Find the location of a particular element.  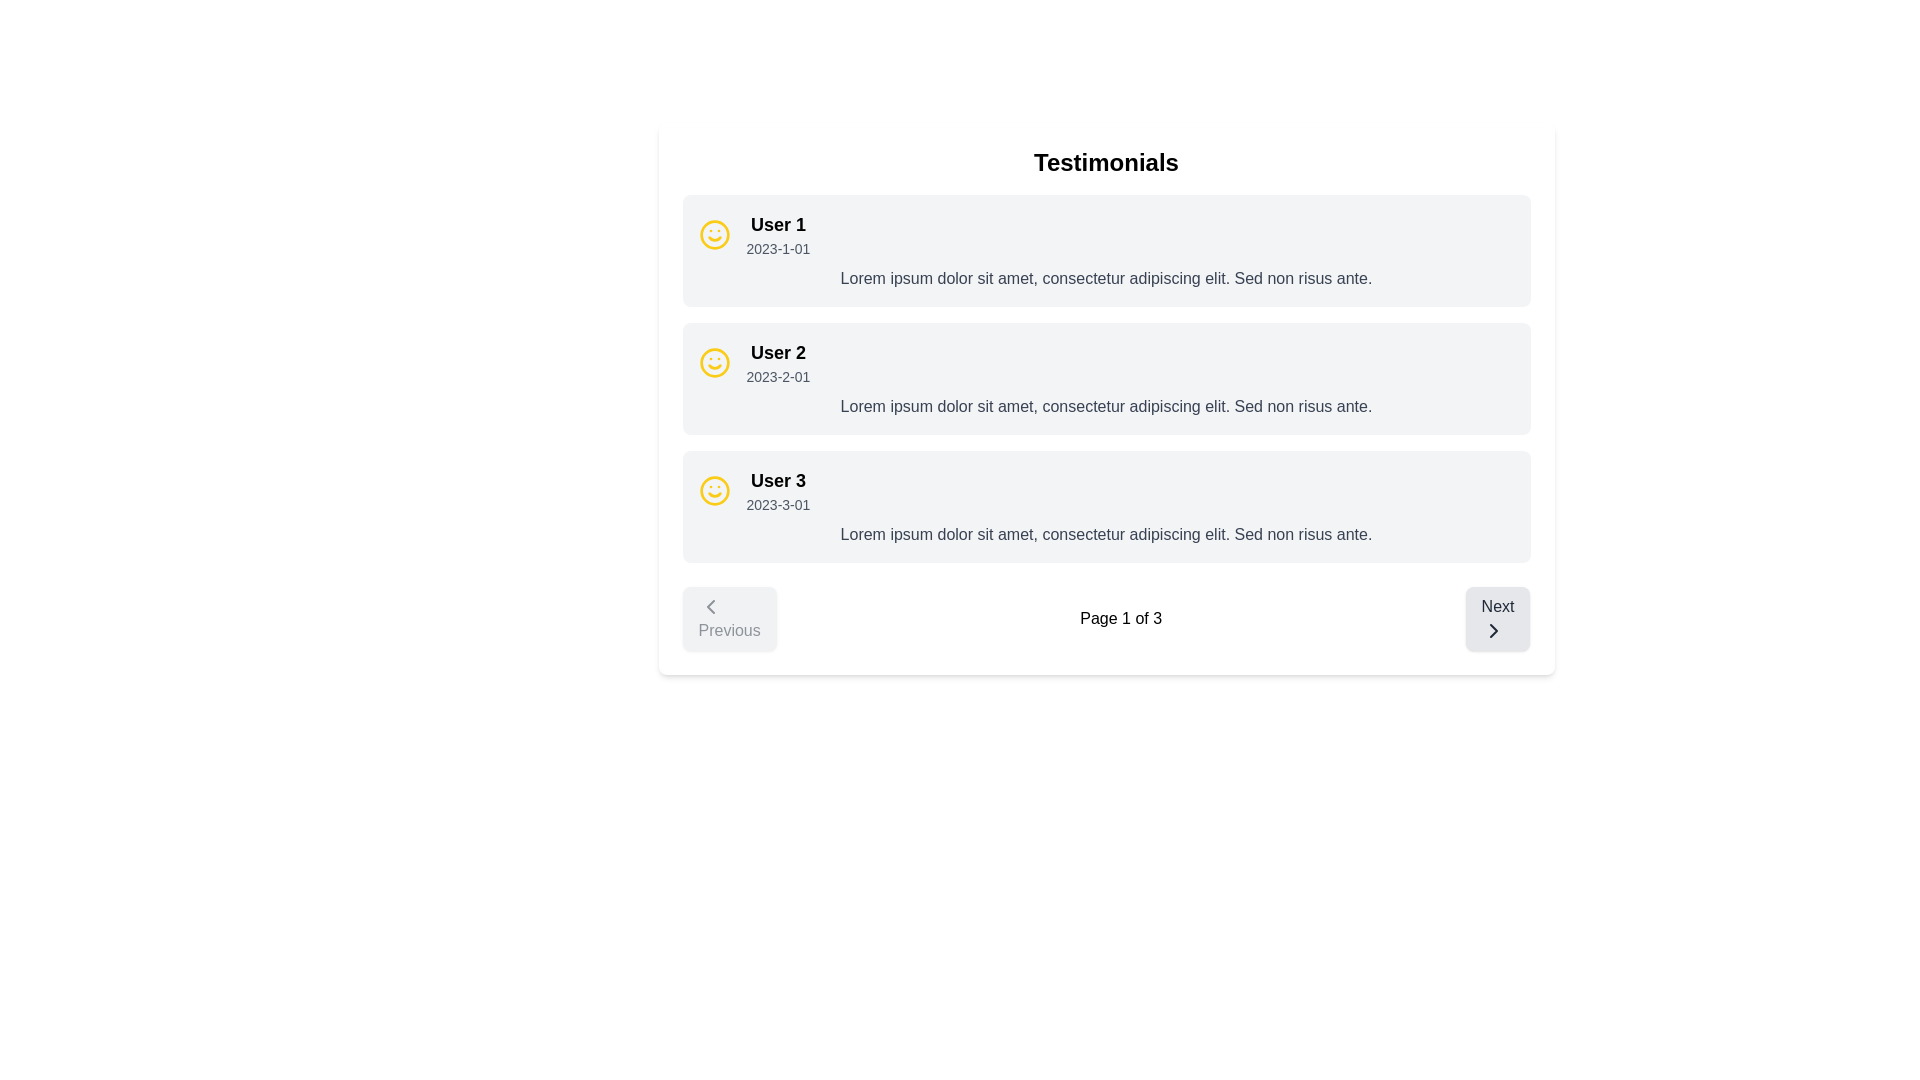

the Textual Information Block containing 'User 3' and the date '2023-3-01', which is styled with a bold font for the username and a smaller gray font for the date is located at coordinates (777, 490).